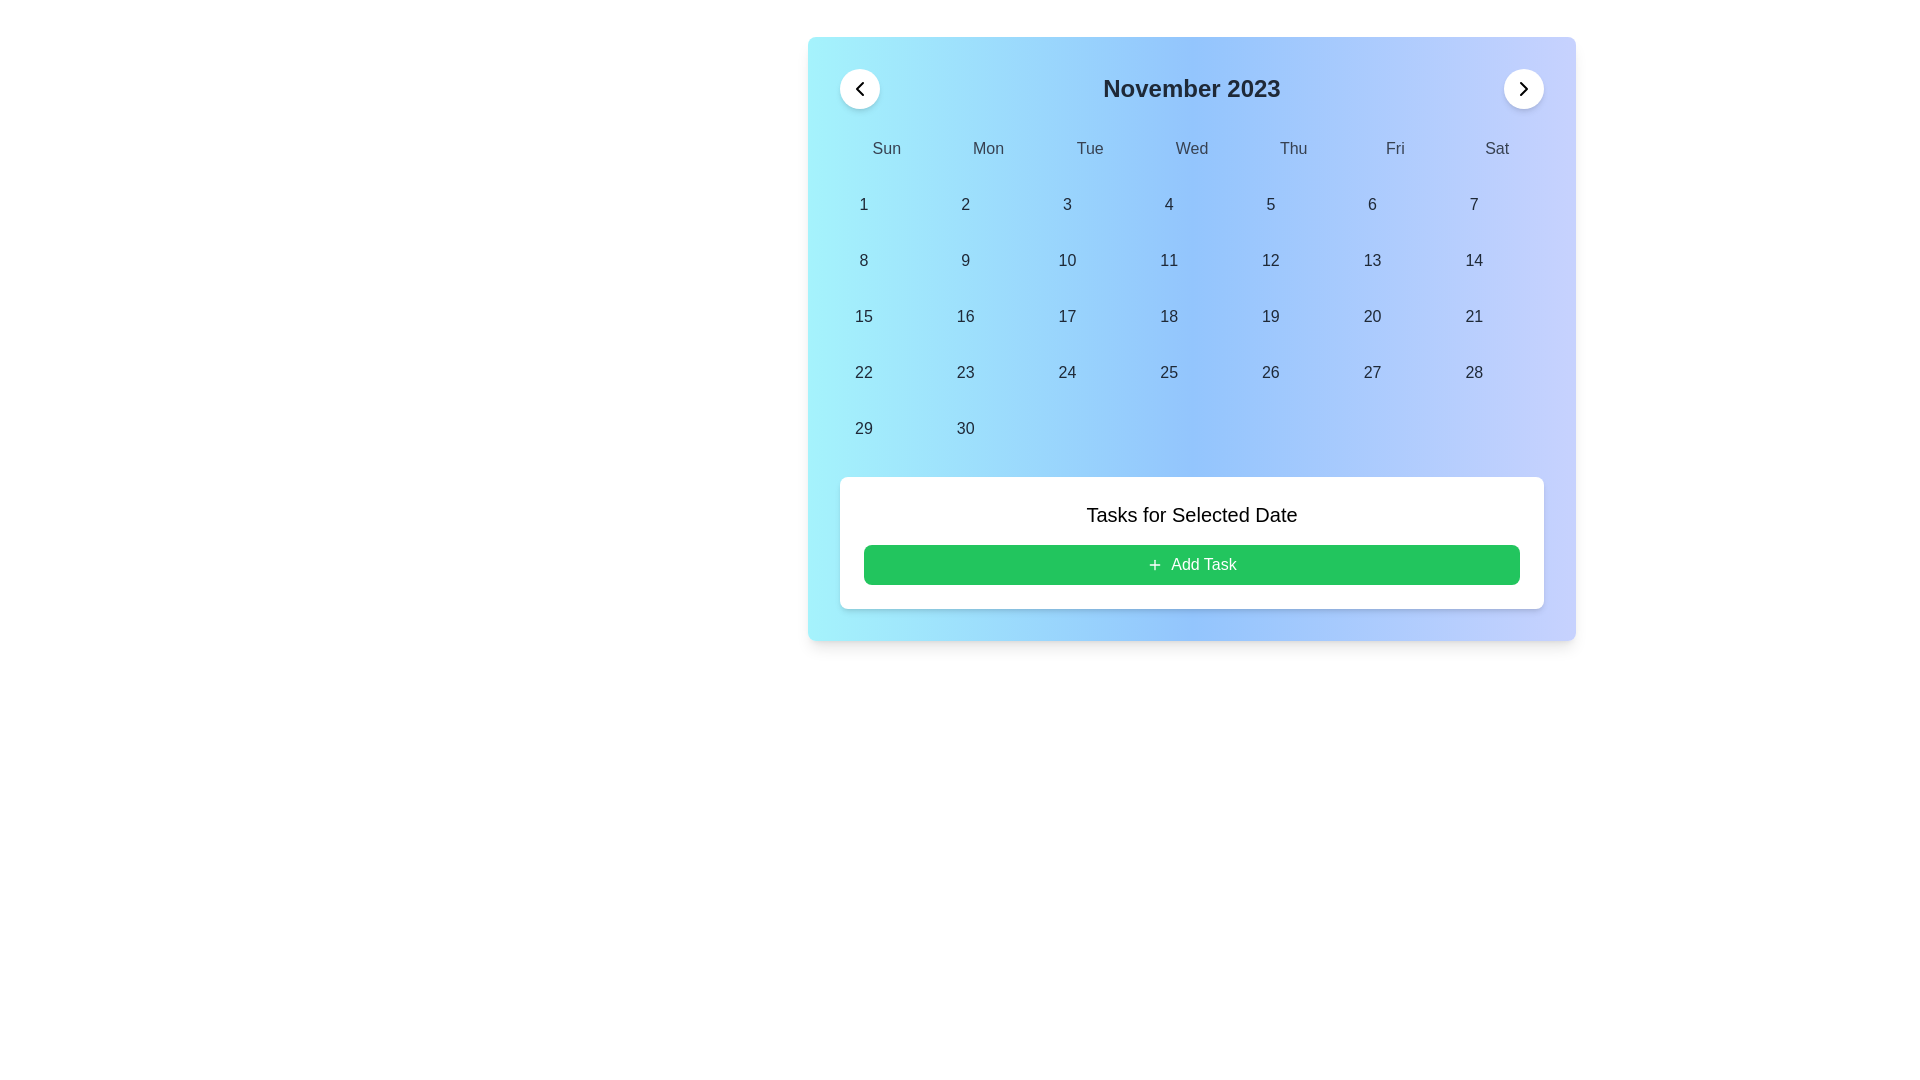 Image resolution: width=1920 pixels, height=1080 pixels. What do you see at coordinates (1522, 87) in the screenshot?
I see `the circular button with a black chevron arrow icon pointing to the right, located at the top-right corner of the calendar interface` at bounding box center [1522, 87].